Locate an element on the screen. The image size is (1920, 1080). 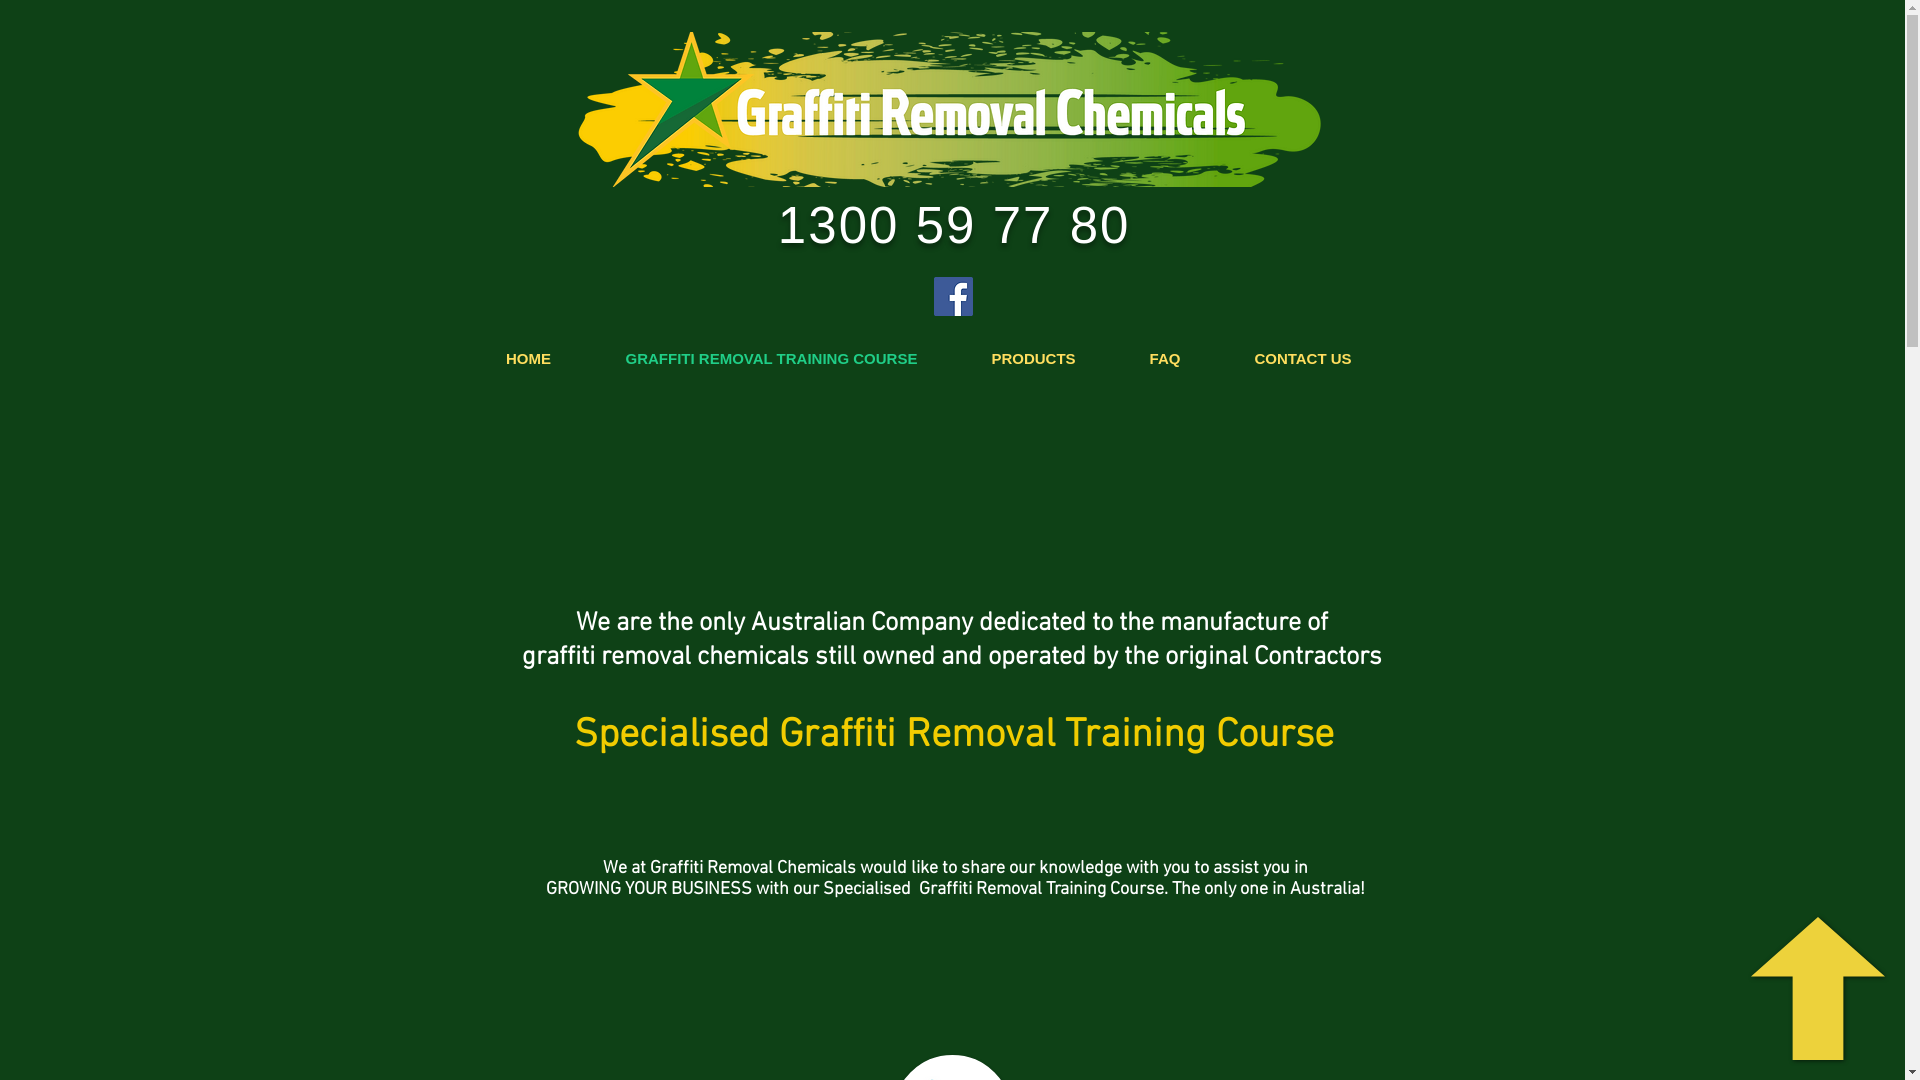
'PRODUCTS' is located at coordinates (1032, 357).